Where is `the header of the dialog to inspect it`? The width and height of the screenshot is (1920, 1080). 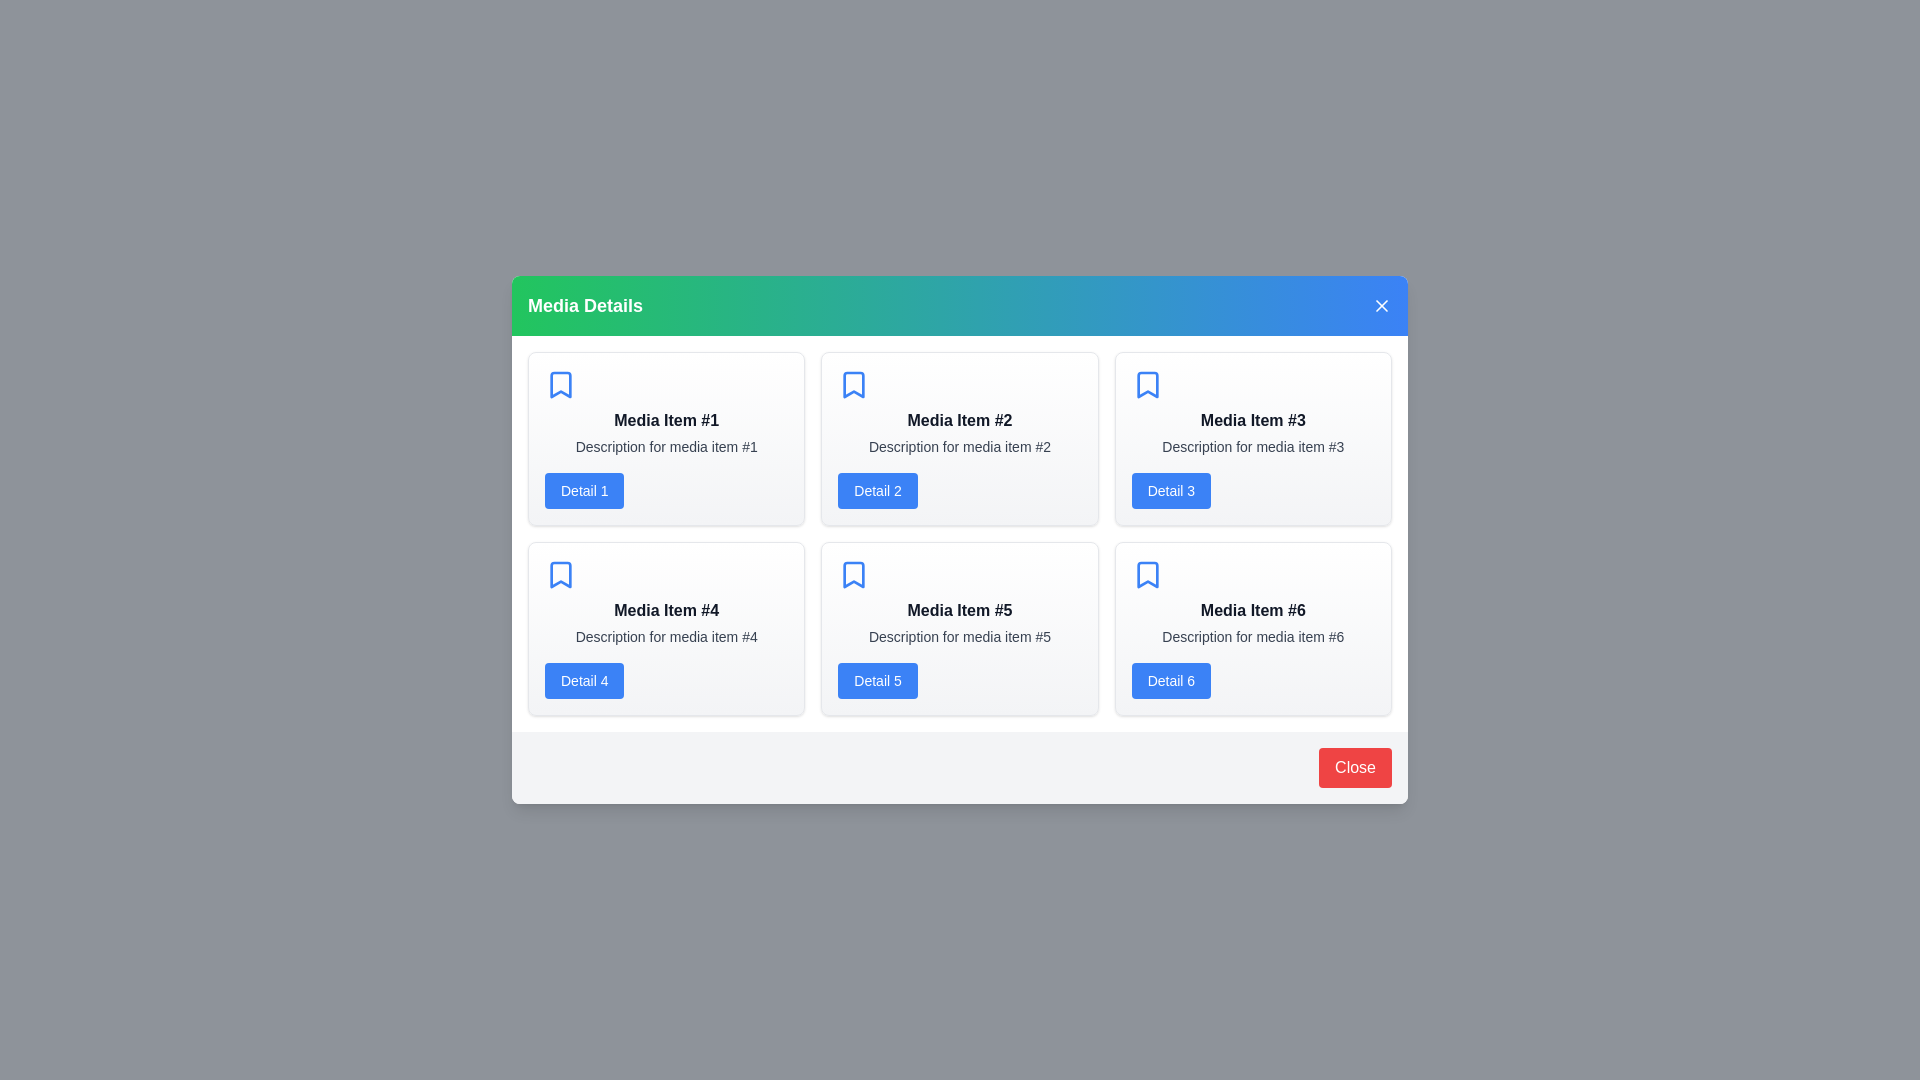
the header of the dialog to inspect it is located at coordinates (960, 305).